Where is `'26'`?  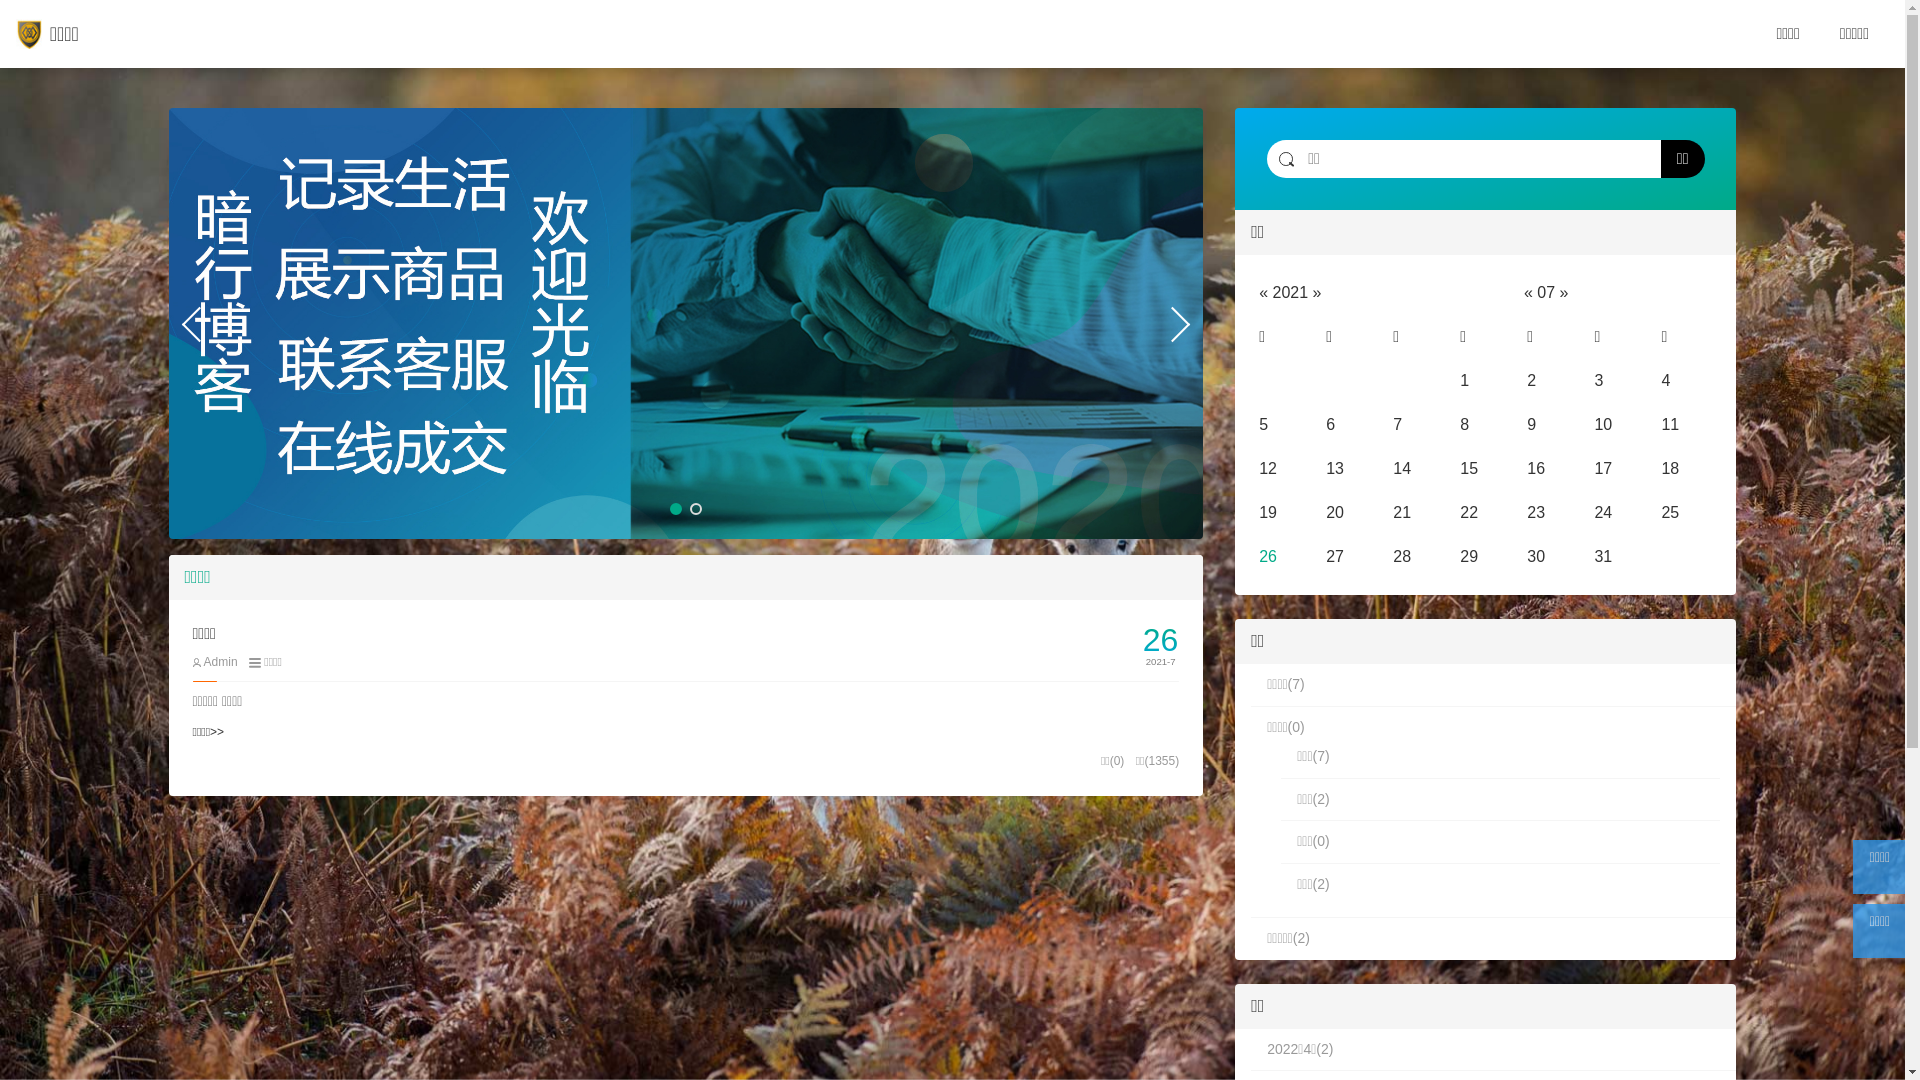 '26' is located at coordinates (1266, 556).